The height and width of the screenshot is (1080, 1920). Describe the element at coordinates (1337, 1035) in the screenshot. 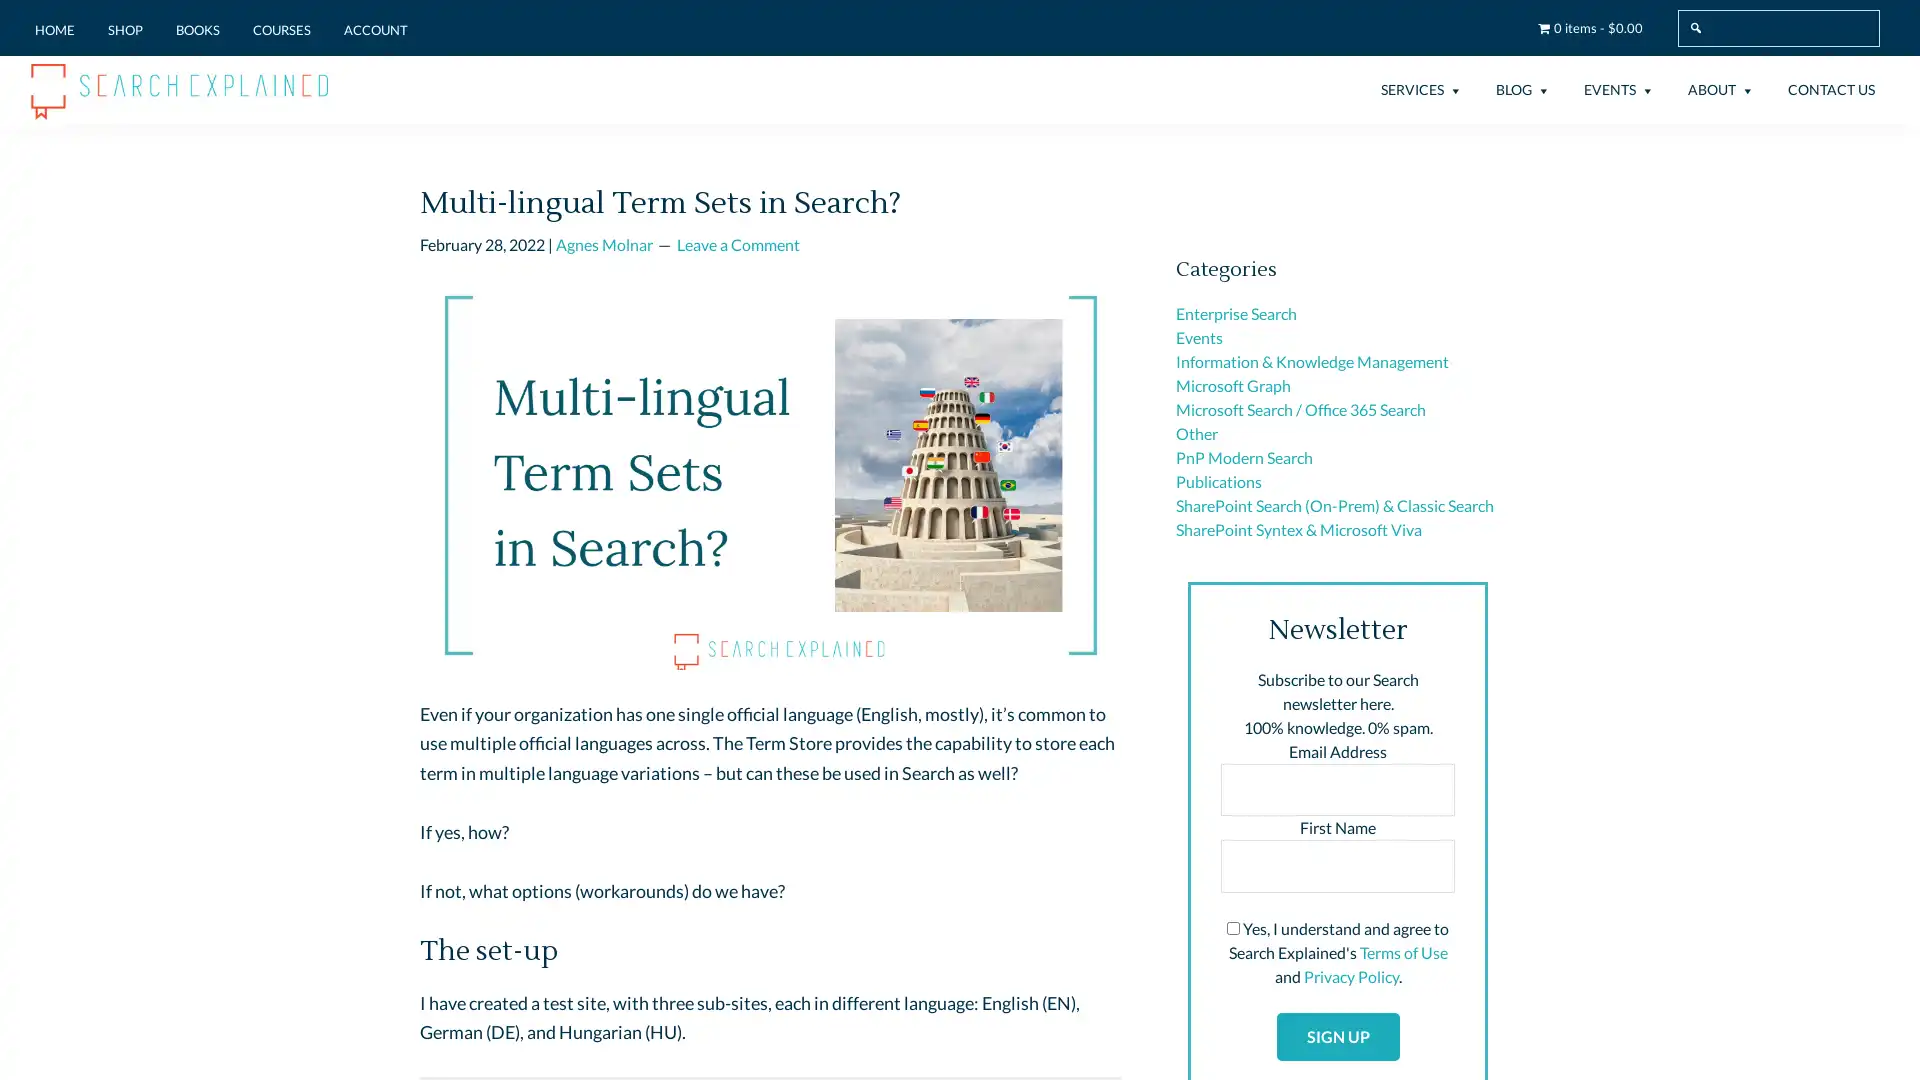

I see `Sign Up` at that location.